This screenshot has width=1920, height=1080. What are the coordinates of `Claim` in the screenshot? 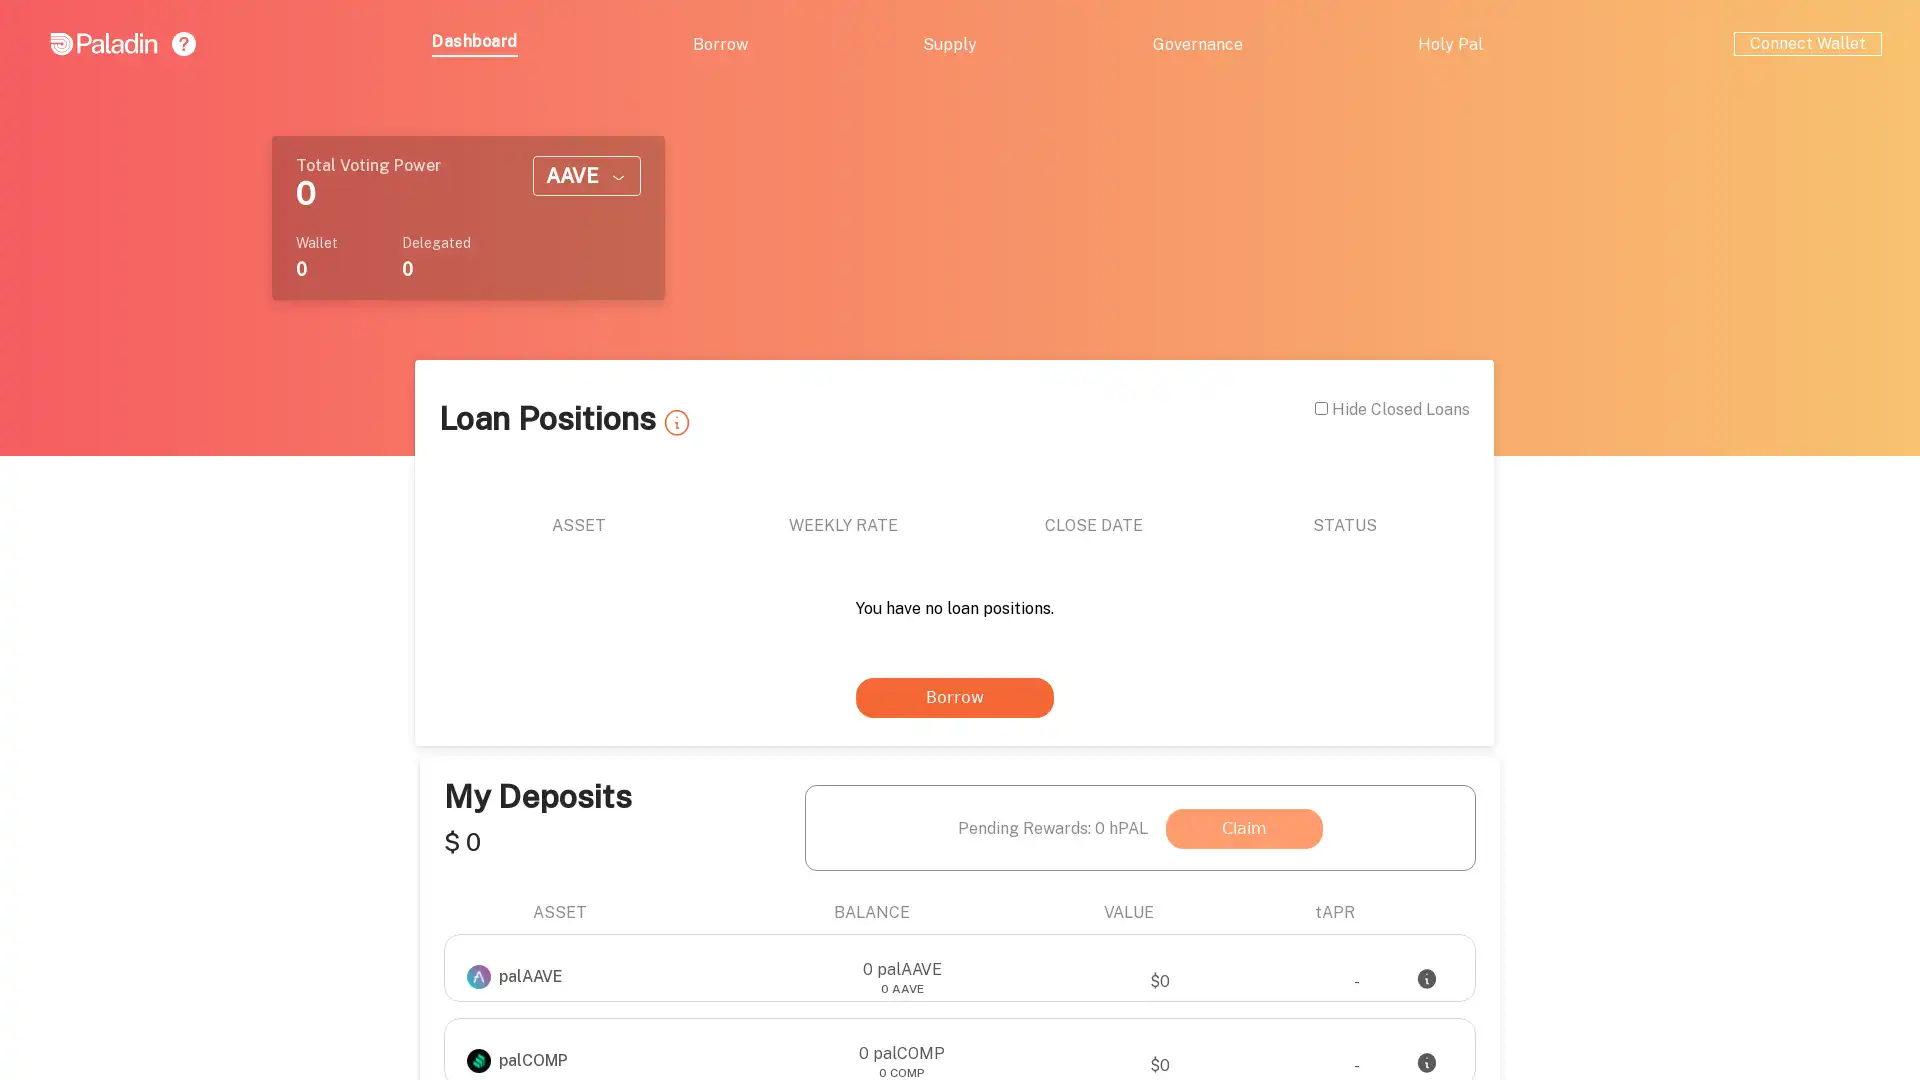 It's located at (1520, 422).